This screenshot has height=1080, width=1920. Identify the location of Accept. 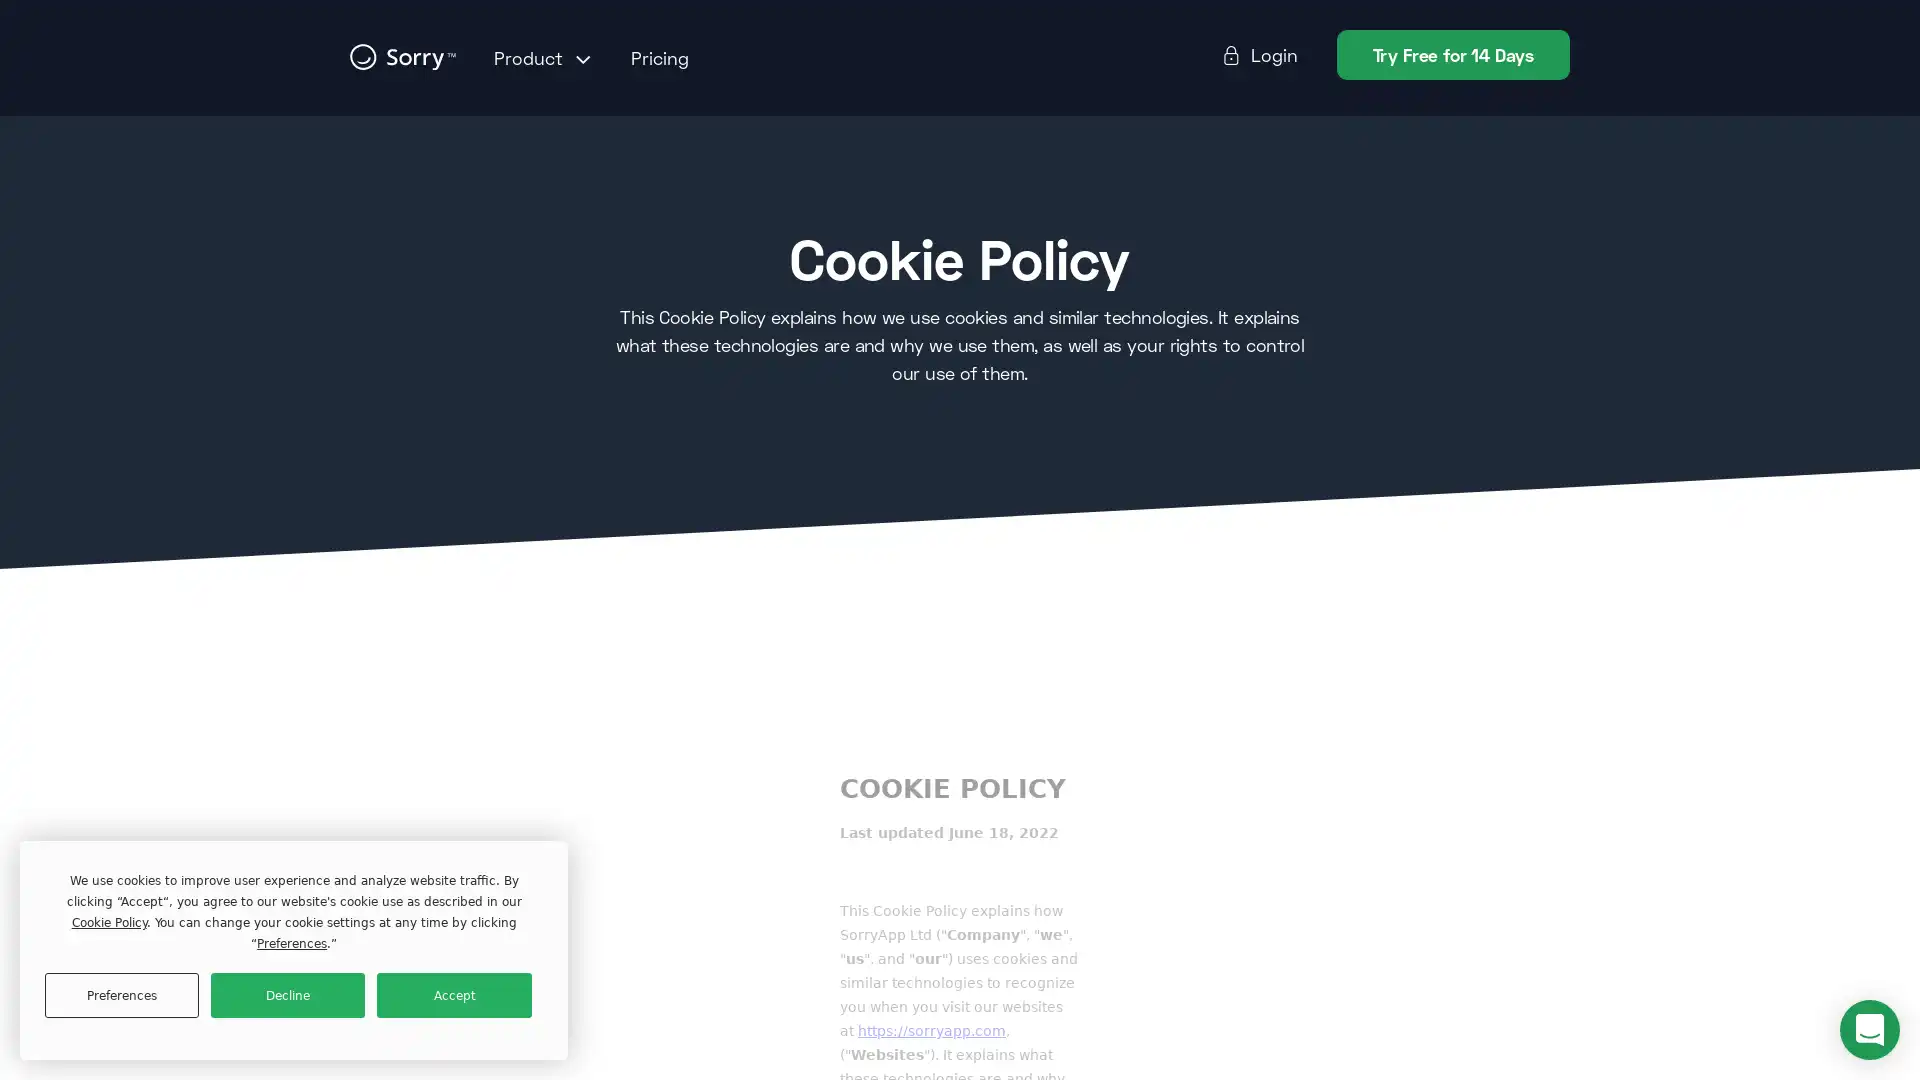
(453, 995).